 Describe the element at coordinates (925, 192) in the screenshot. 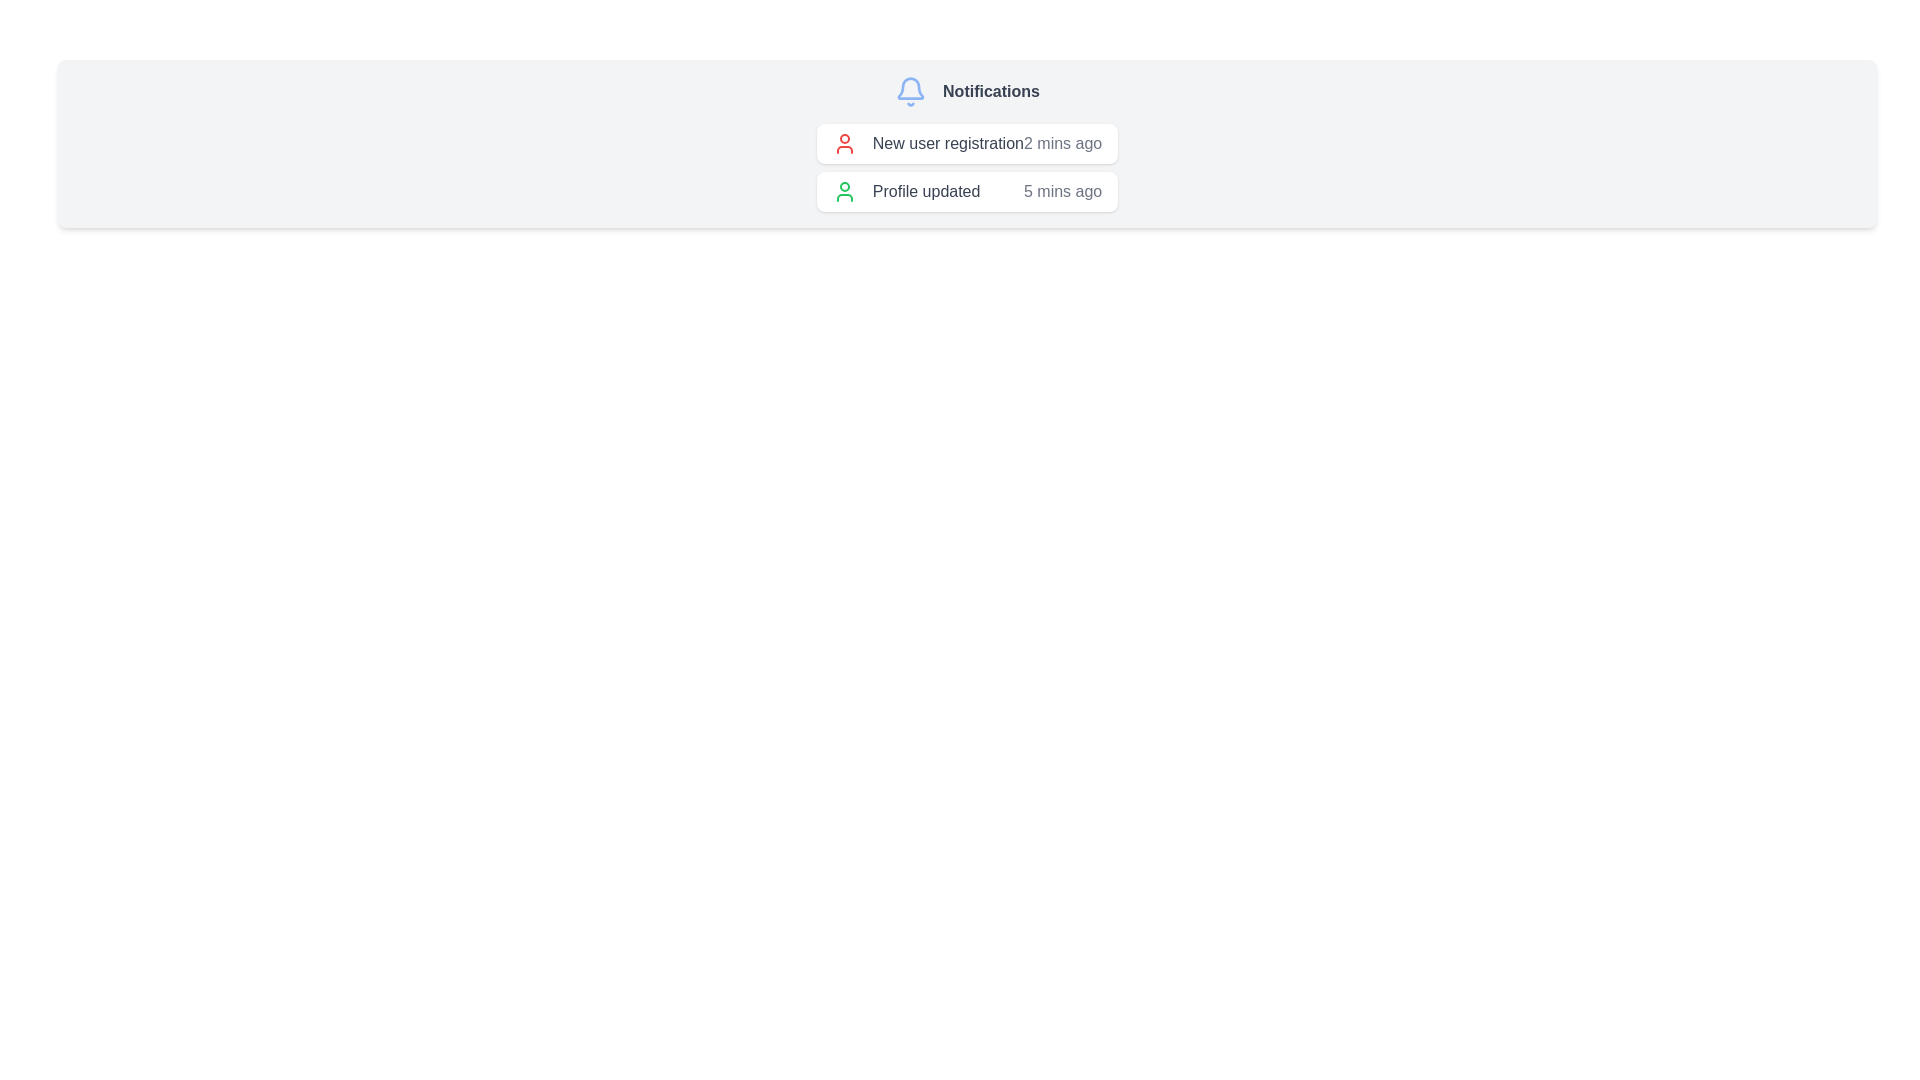

I see `the message displayed in the status update text label located on the second notification card within the notification panel, positioned between a green user icon and the timestamp '5 mins ago'` at that location.